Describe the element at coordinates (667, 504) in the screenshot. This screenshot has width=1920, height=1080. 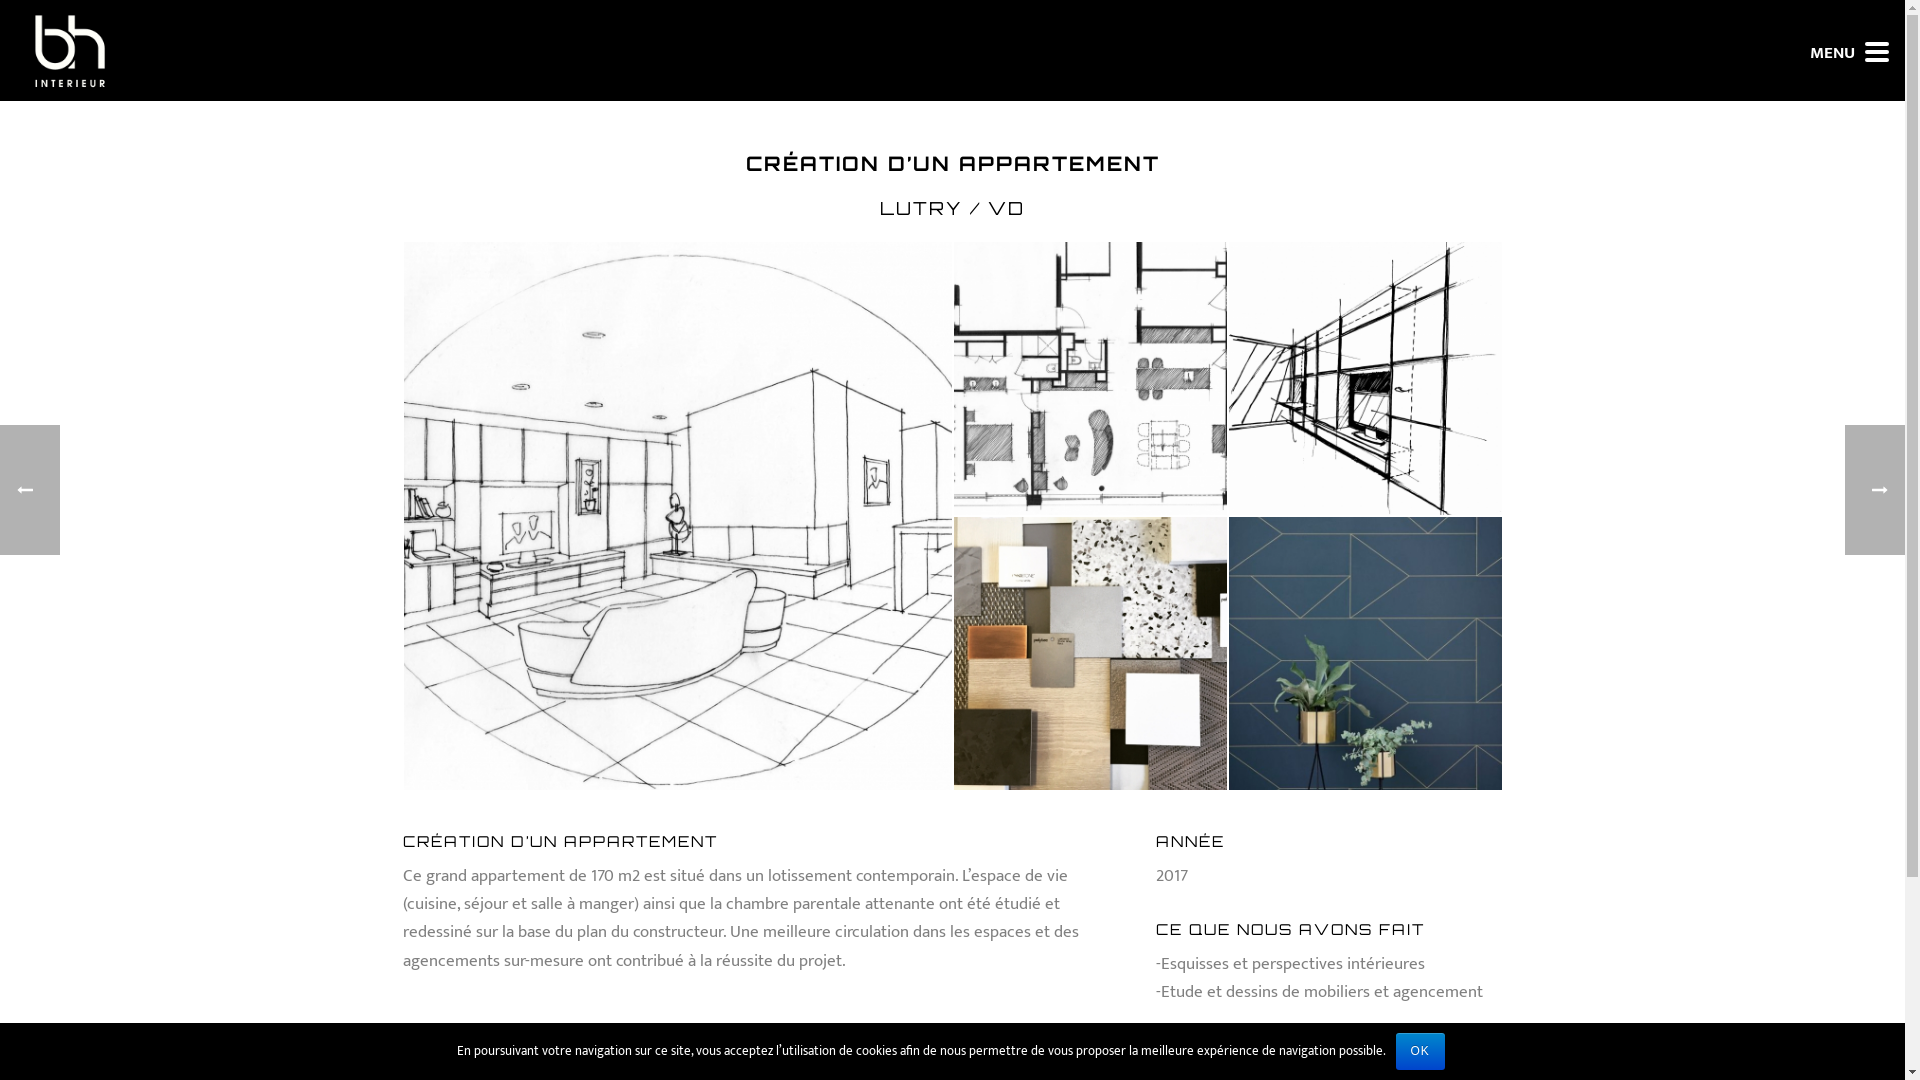
I see `'Perspective-salon-bh-interieur'` at that location.